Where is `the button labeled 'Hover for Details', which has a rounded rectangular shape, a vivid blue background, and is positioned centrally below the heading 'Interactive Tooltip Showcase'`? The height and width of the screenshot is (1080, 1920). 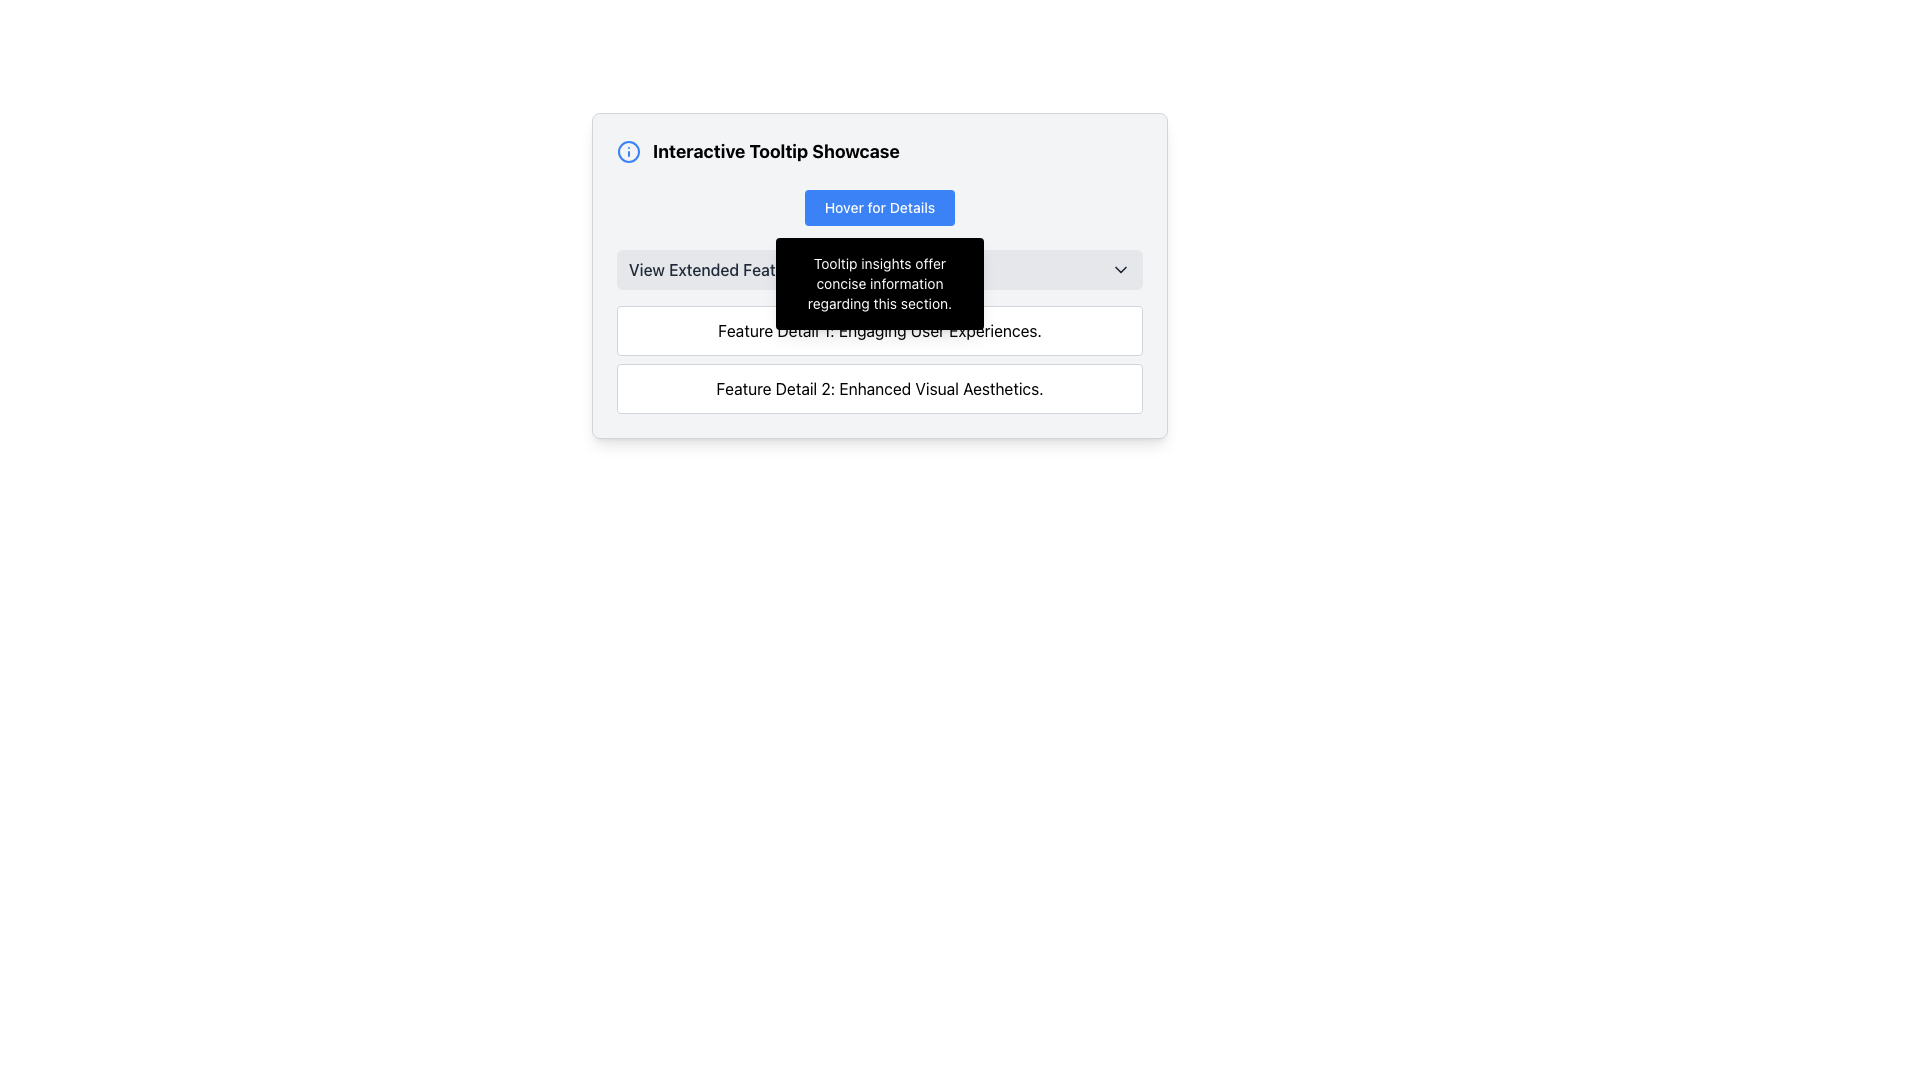
the button labeled 'Hover for Details', which has a rounded rectangular shape, a vivid blue background, and is positioned centrally below the heading 'Interactive Tooltip Showcase' is located at coordinates (879, 208).